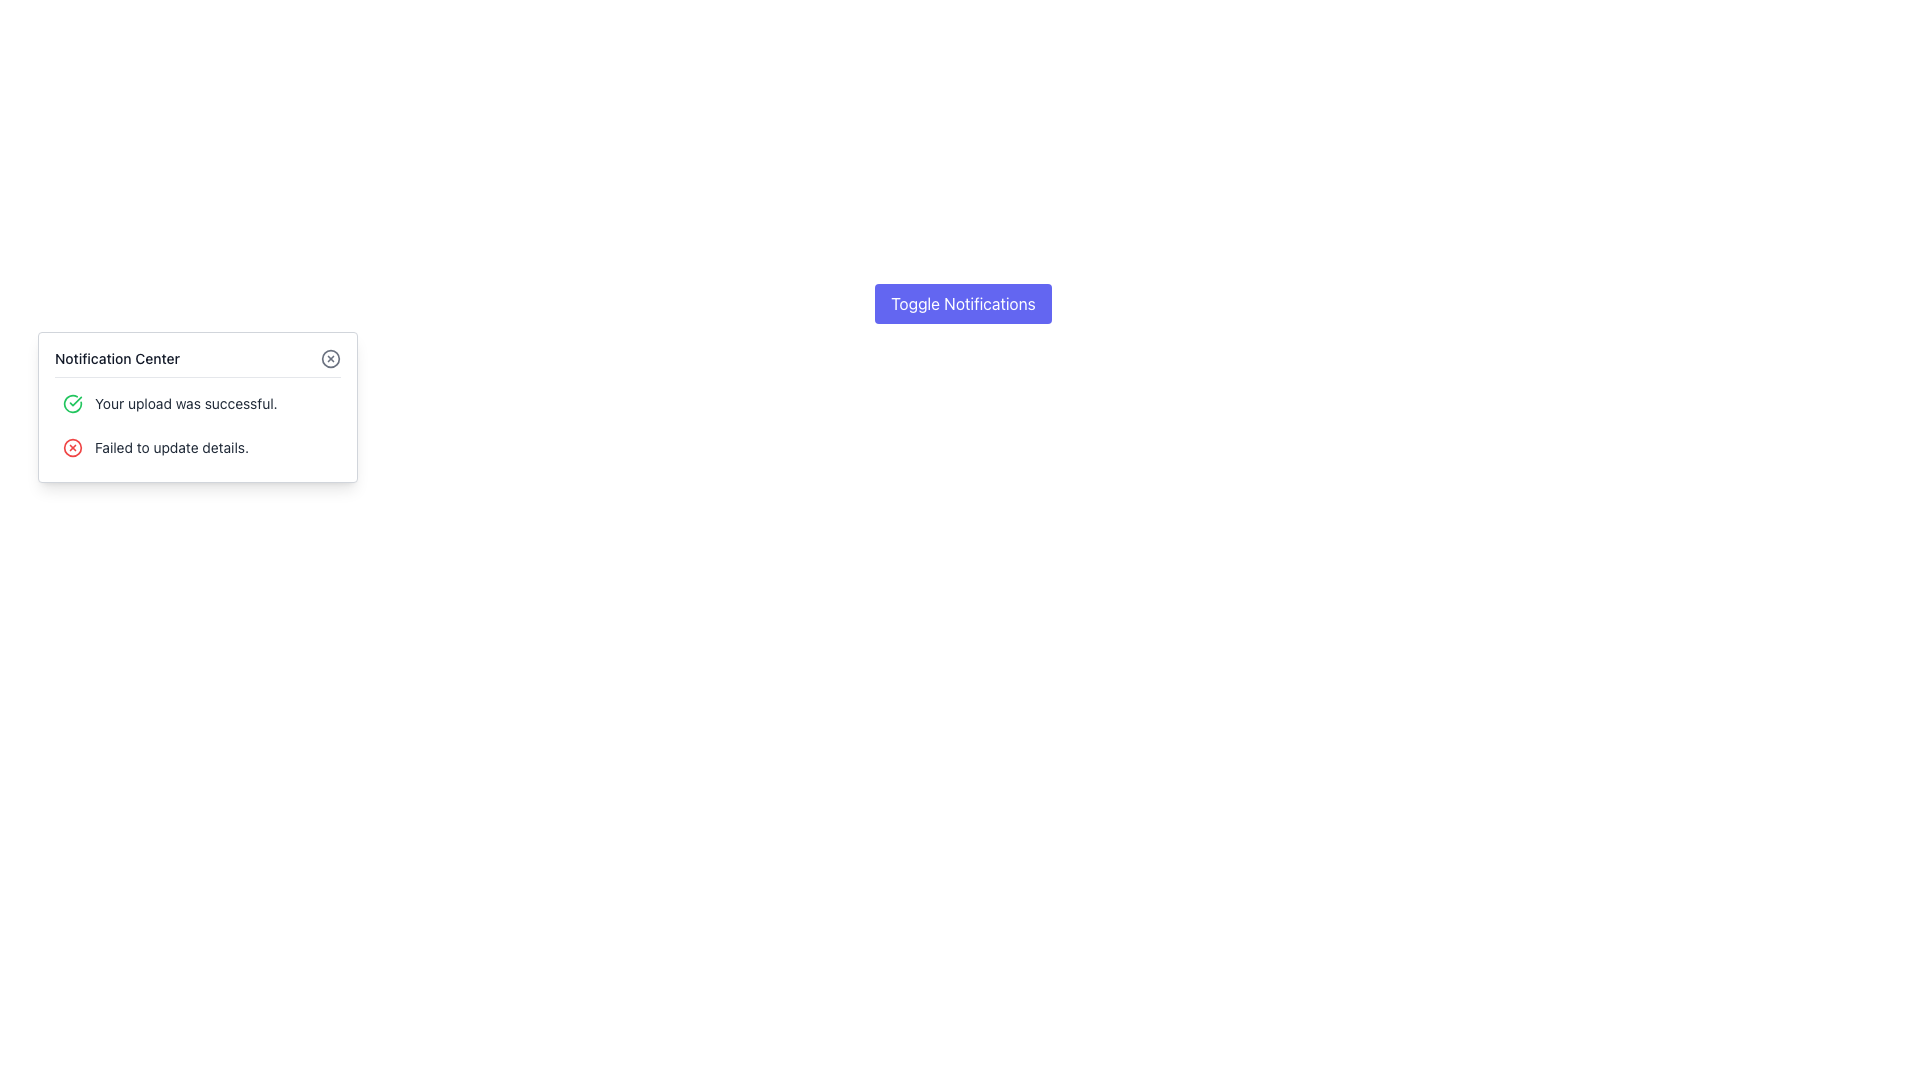 Image resolution: width=1920 pixels, height=1080 pixels. What do you see at coordinates (331, 357) in the screenshot?
I see `the close button located at the upper-right corner of the Notification Center header` at bounding box center [331, 357].